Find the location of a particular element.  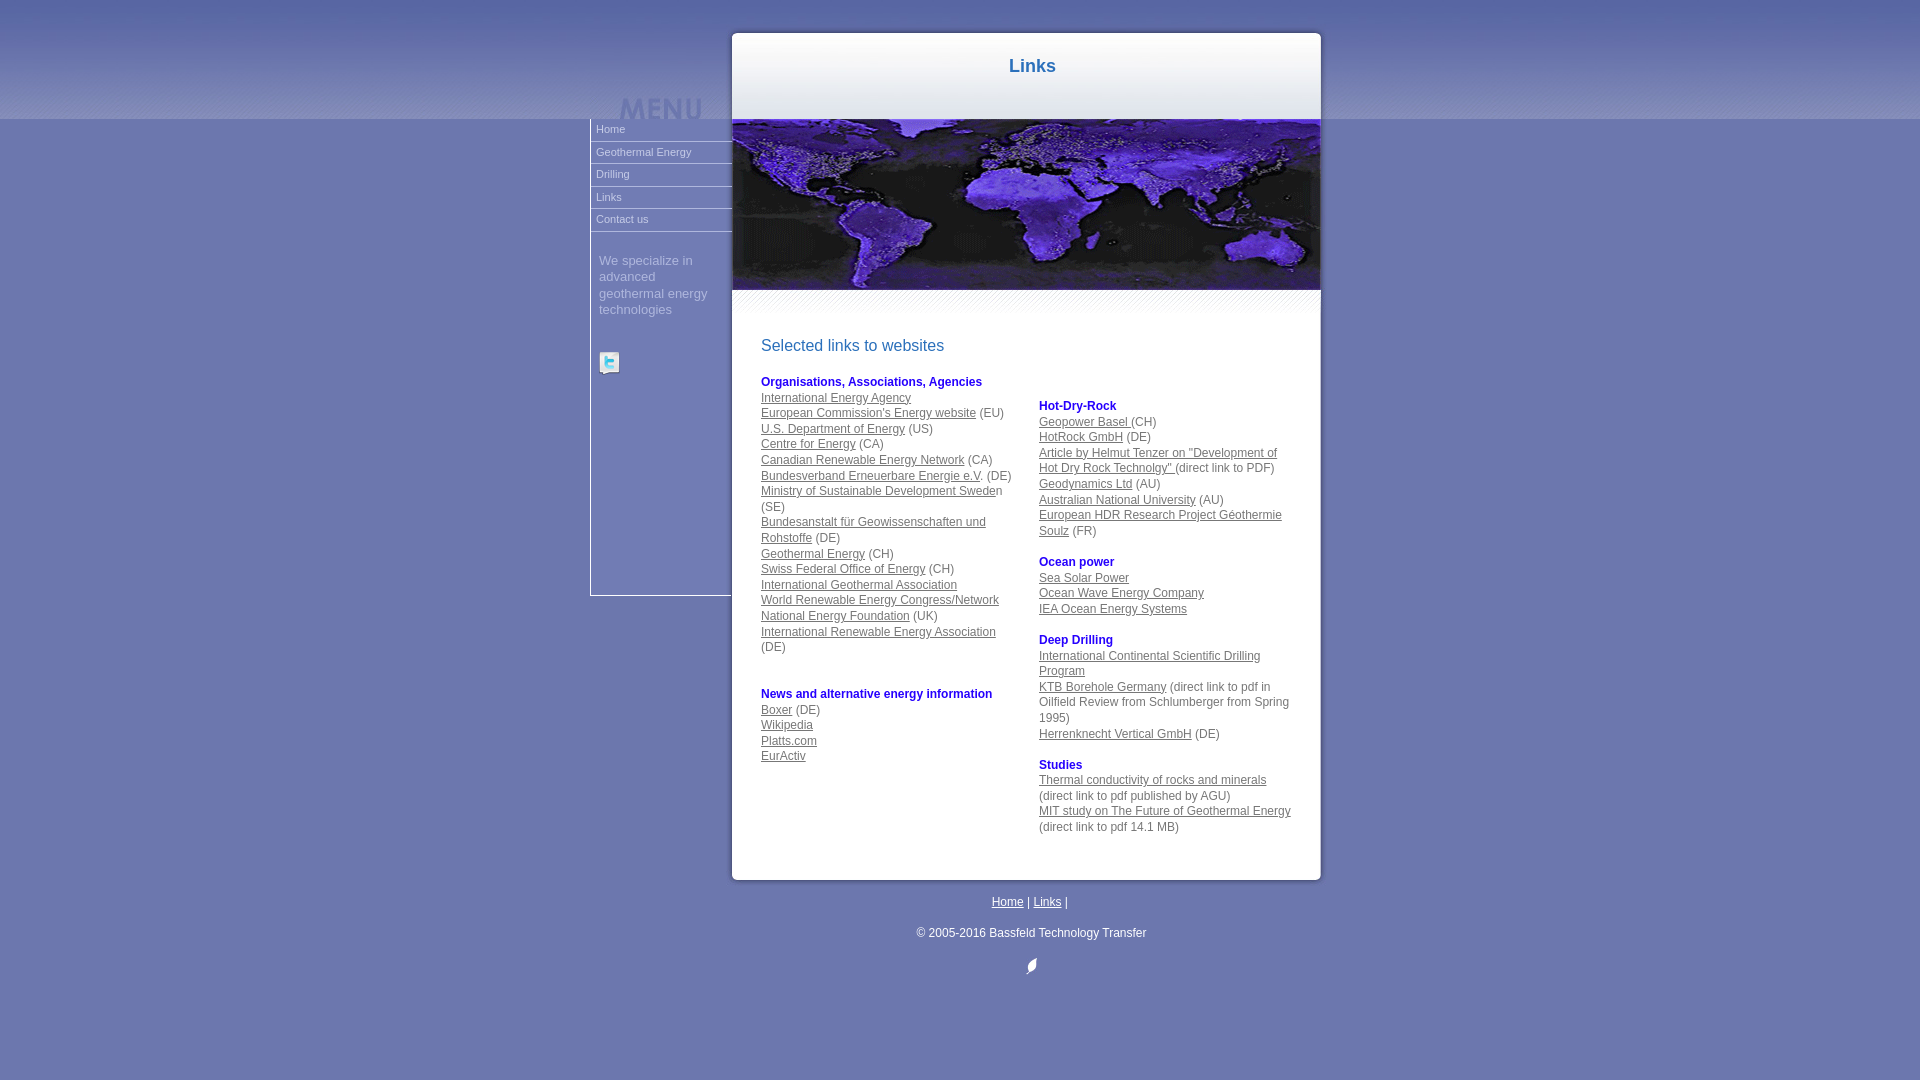

'MIT study on The Future of Geothermal Energy' is located at coordinates (1165, 810).